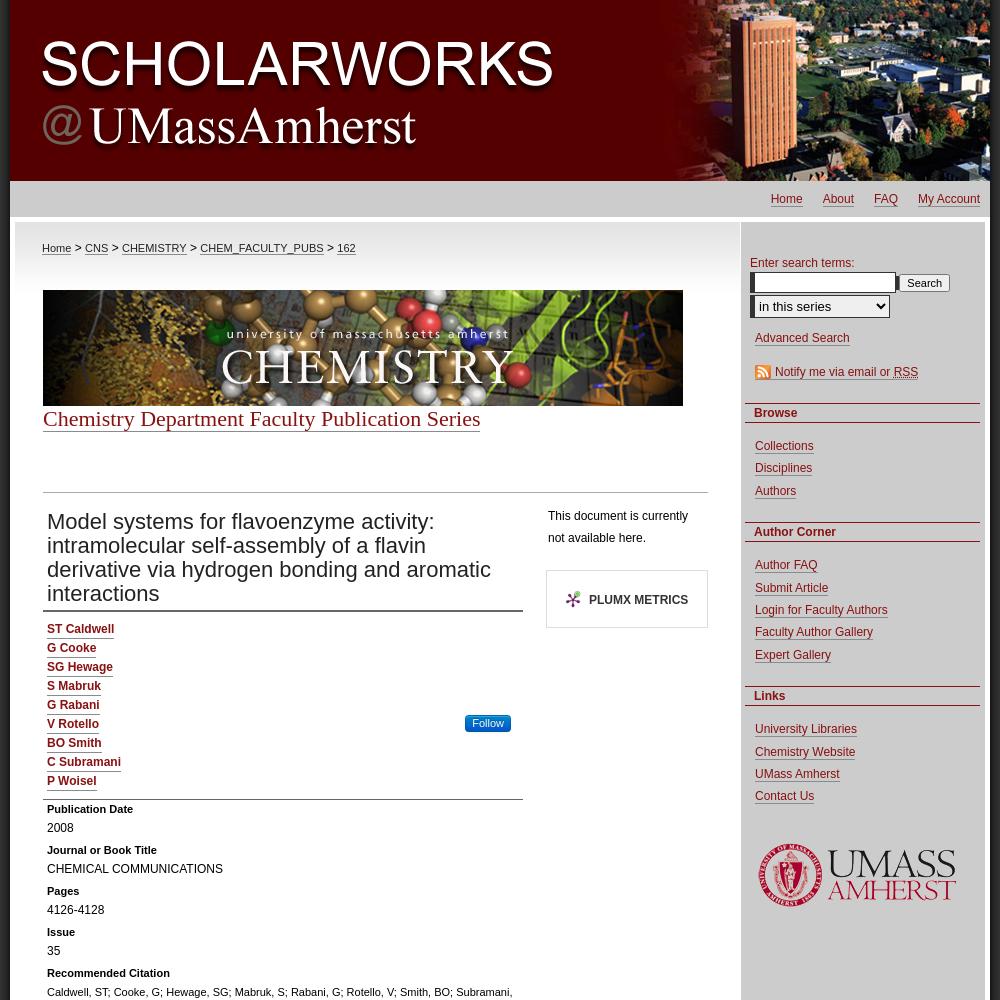 This screenshot has height=1000, width=1000. I want to click on 'UMass Amherst', so click(755, 773).